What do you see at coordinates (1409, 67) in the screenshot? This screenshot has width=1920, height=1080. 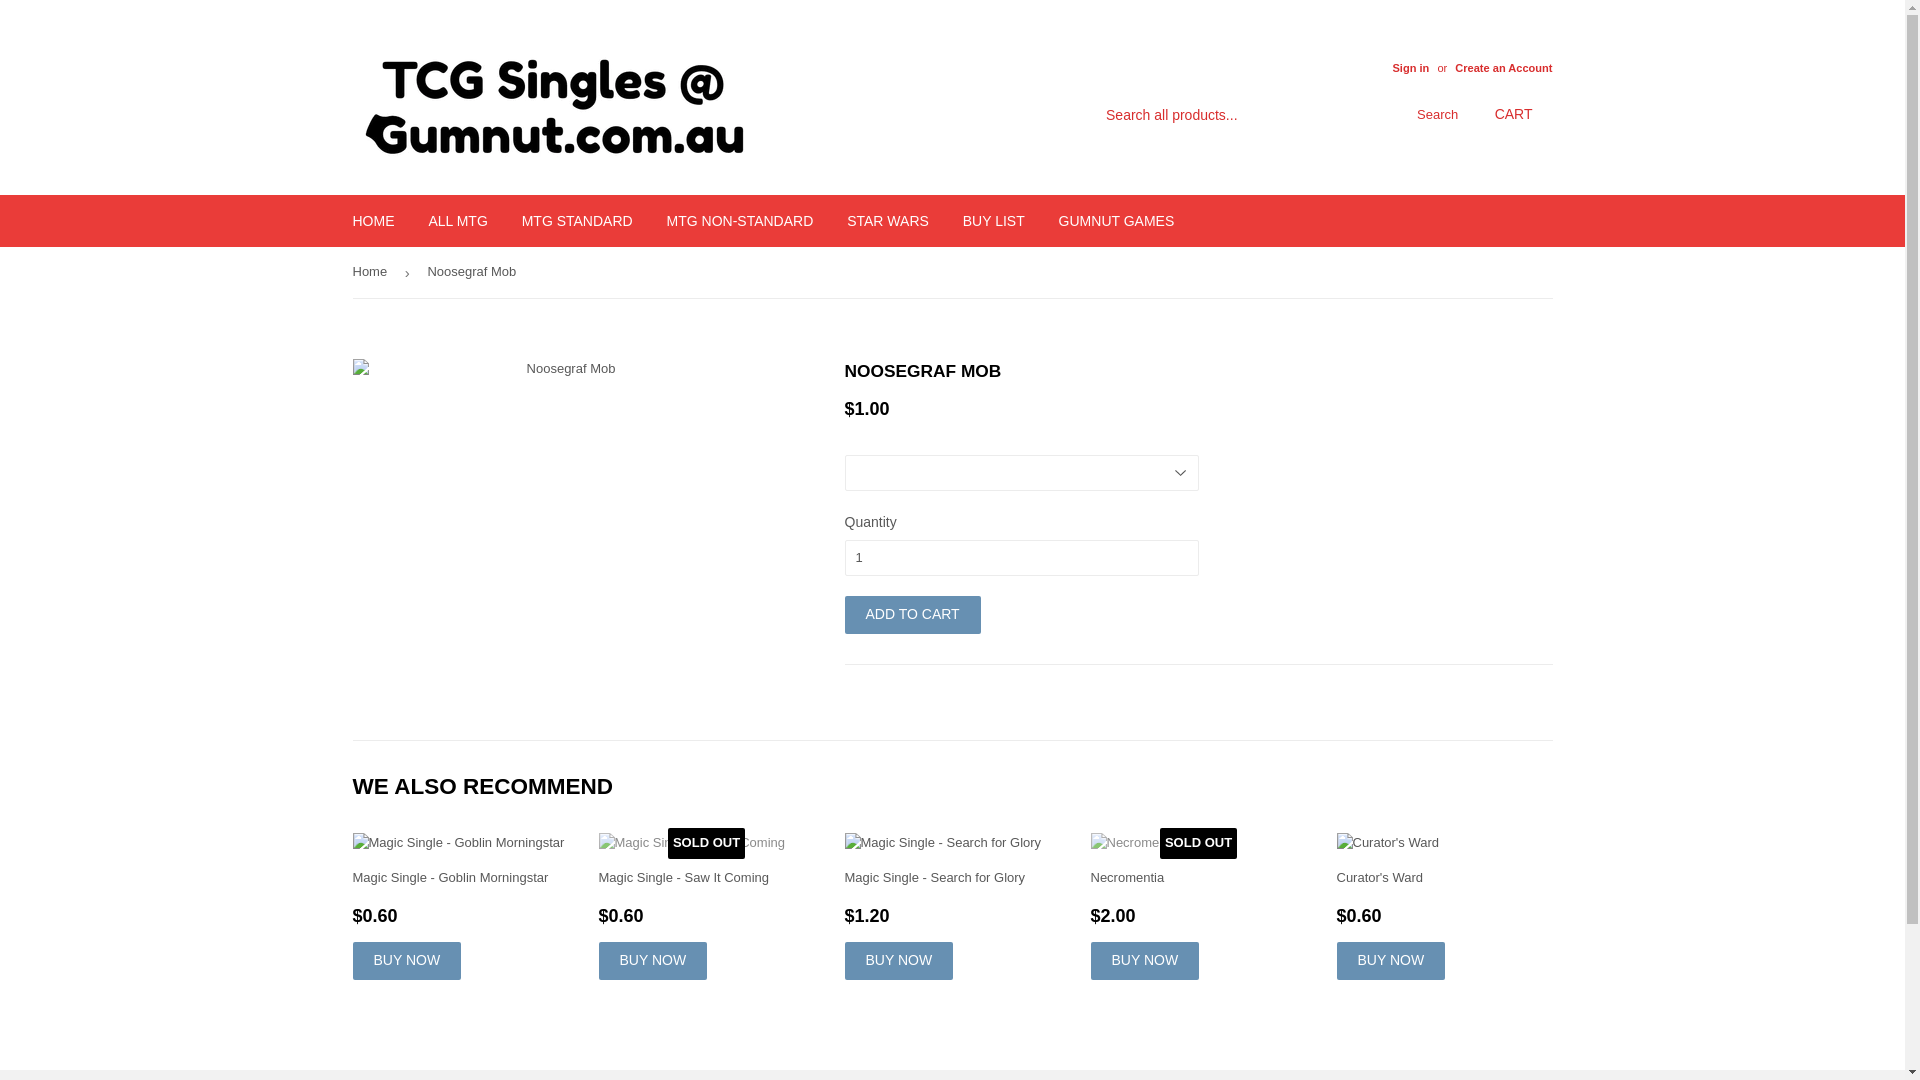 I see `'Sign in'` at bounding box center [1409, 67].